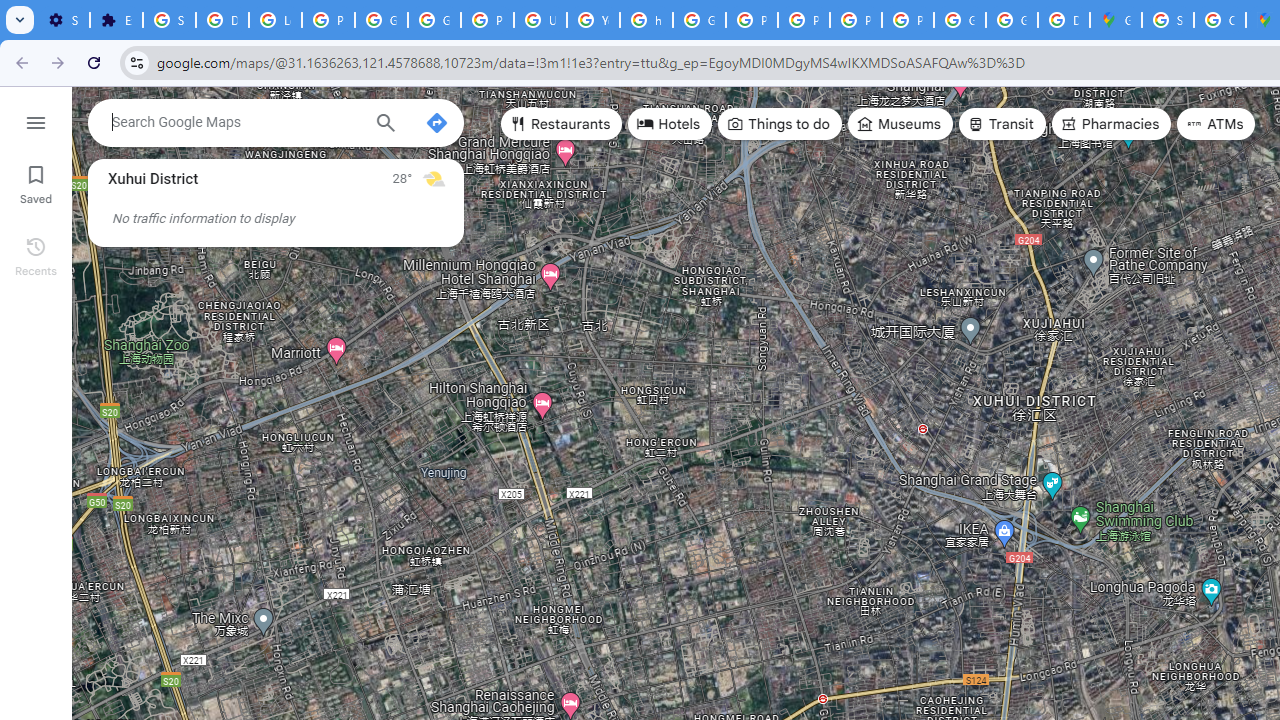 The width and height of the screenshot is (1280, 720). What do you see at coordinates (432, 177) in the screenshot?
I see `'Mostly sunny'` at bounding box center [432, 177].